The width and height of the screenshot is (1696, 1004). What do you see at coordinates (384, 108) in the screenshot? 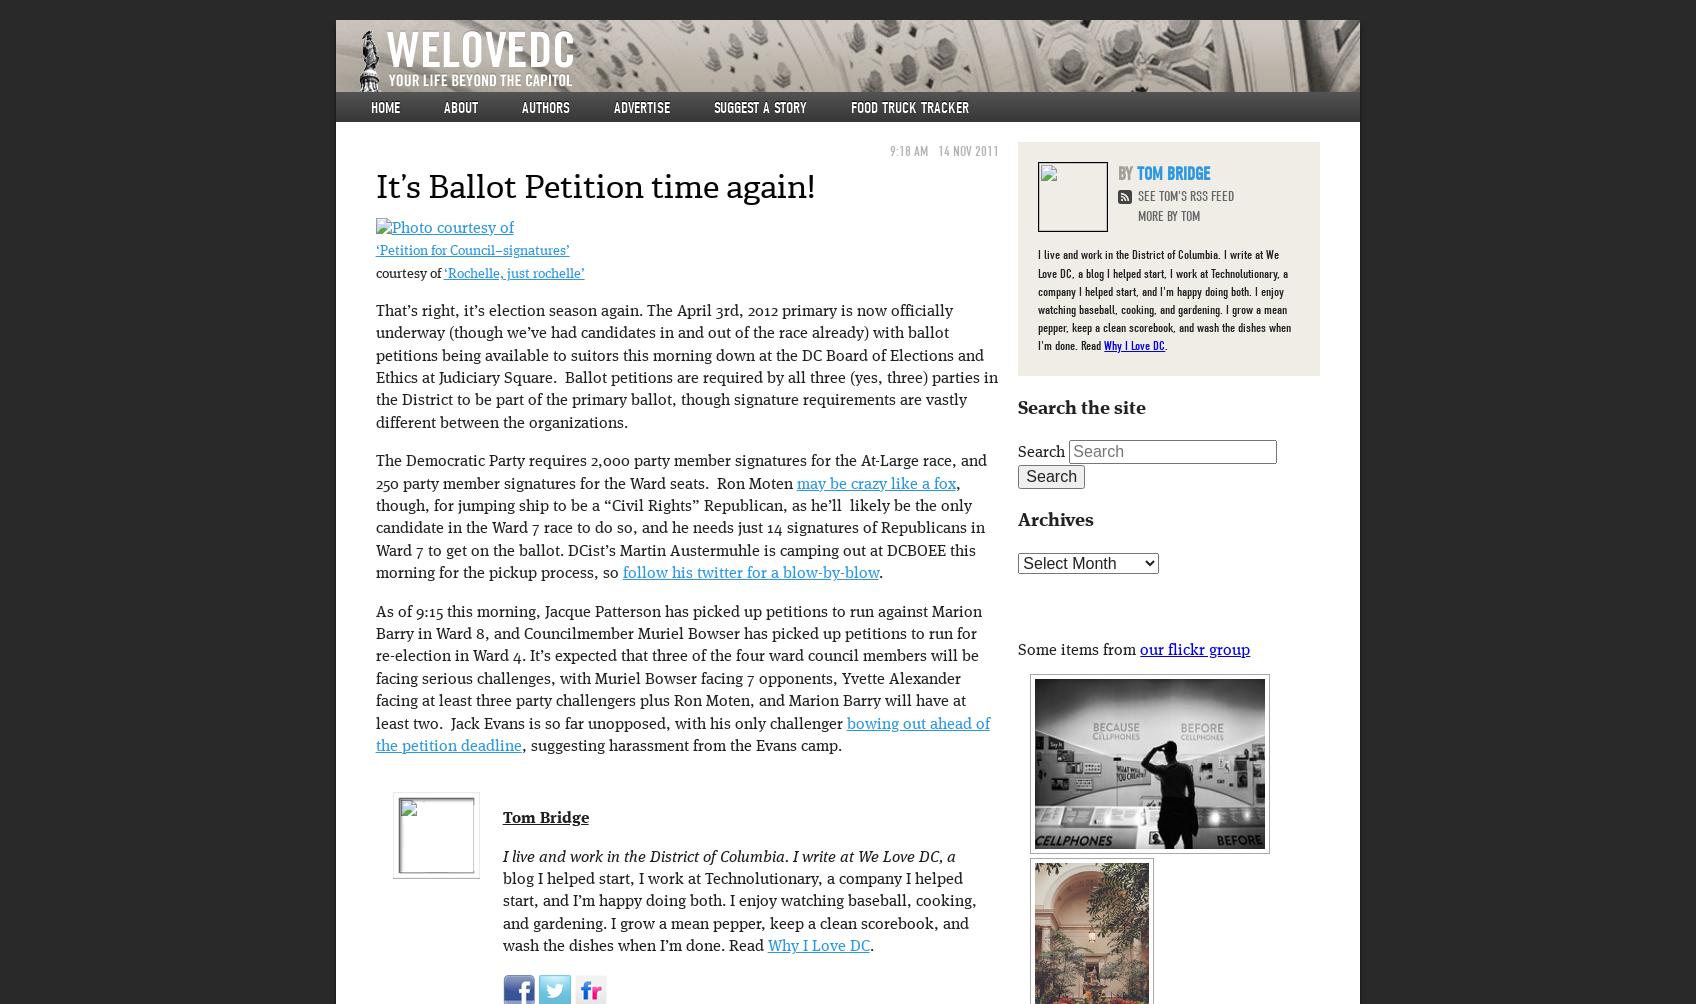
I see `'Home'` at bounding box center [384, 108].